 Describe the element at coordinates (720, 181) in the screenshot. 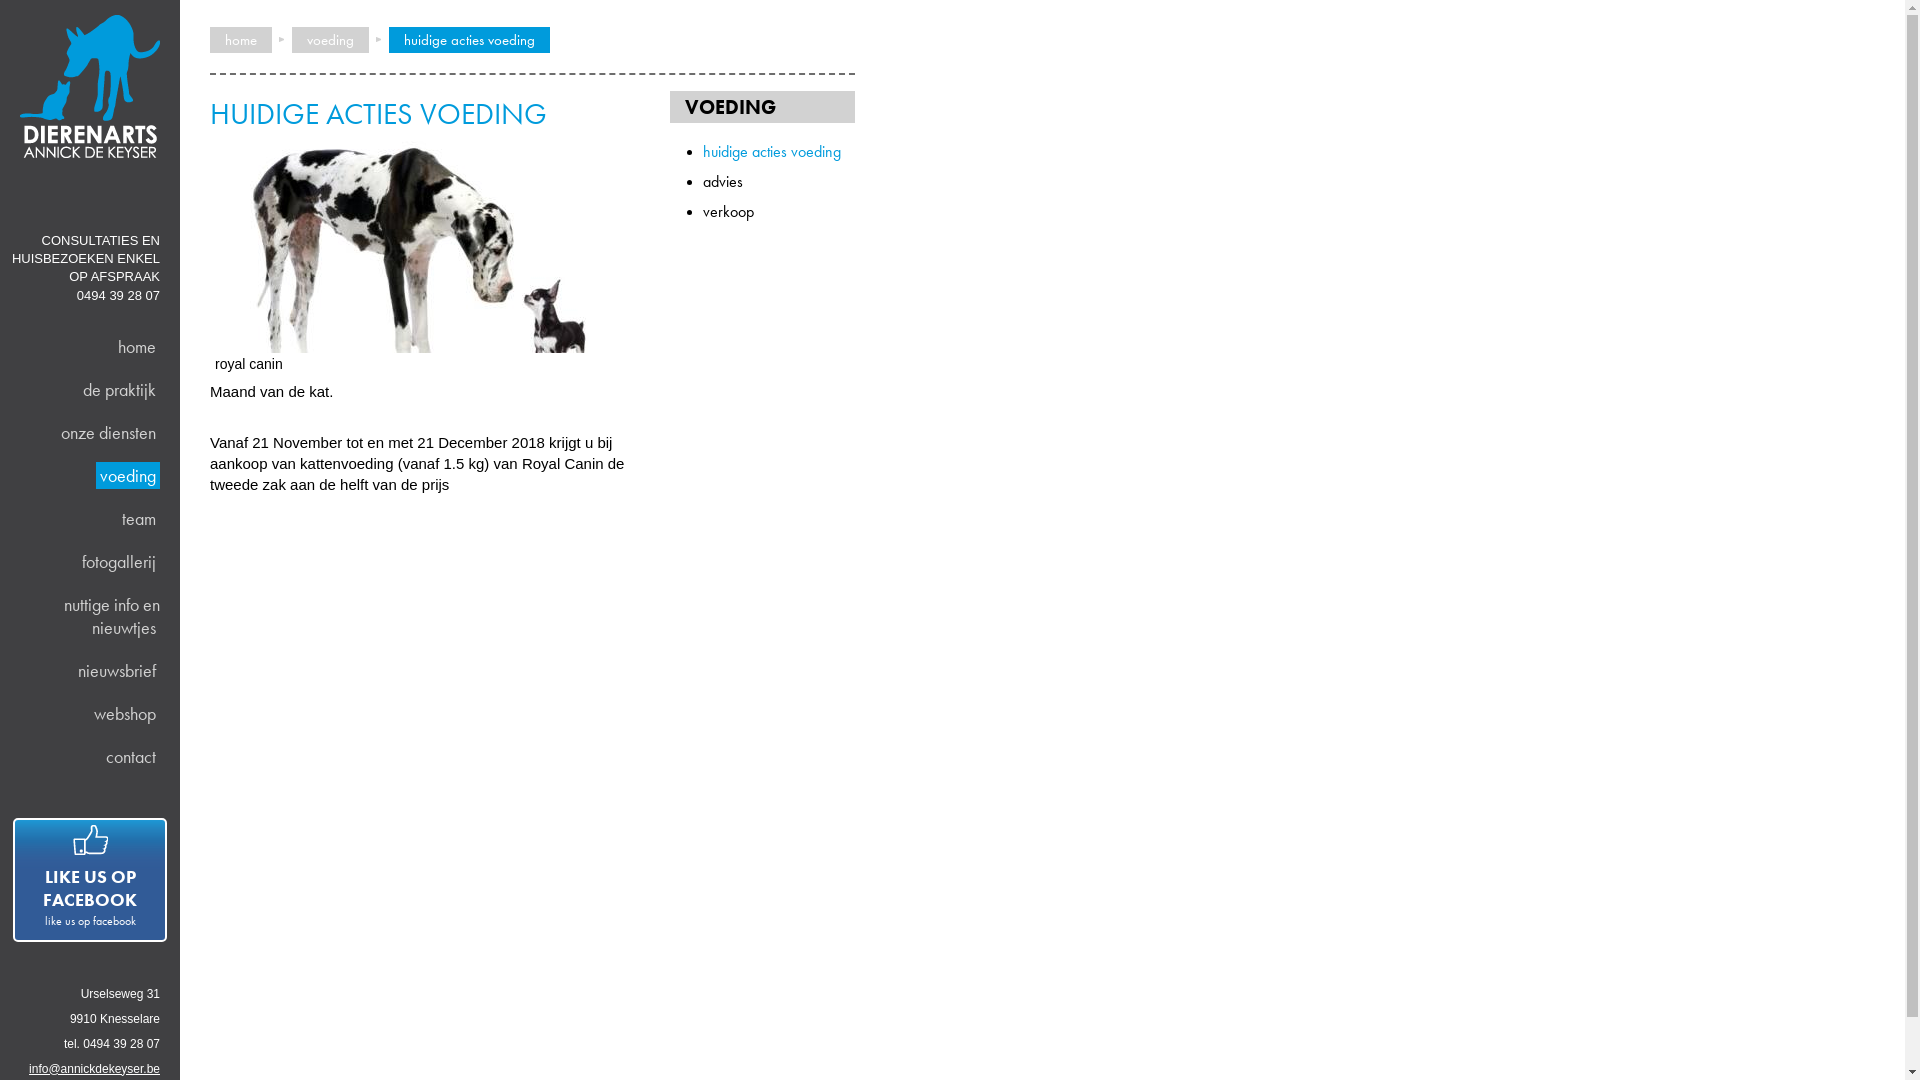

I see `'advies'` at that location.